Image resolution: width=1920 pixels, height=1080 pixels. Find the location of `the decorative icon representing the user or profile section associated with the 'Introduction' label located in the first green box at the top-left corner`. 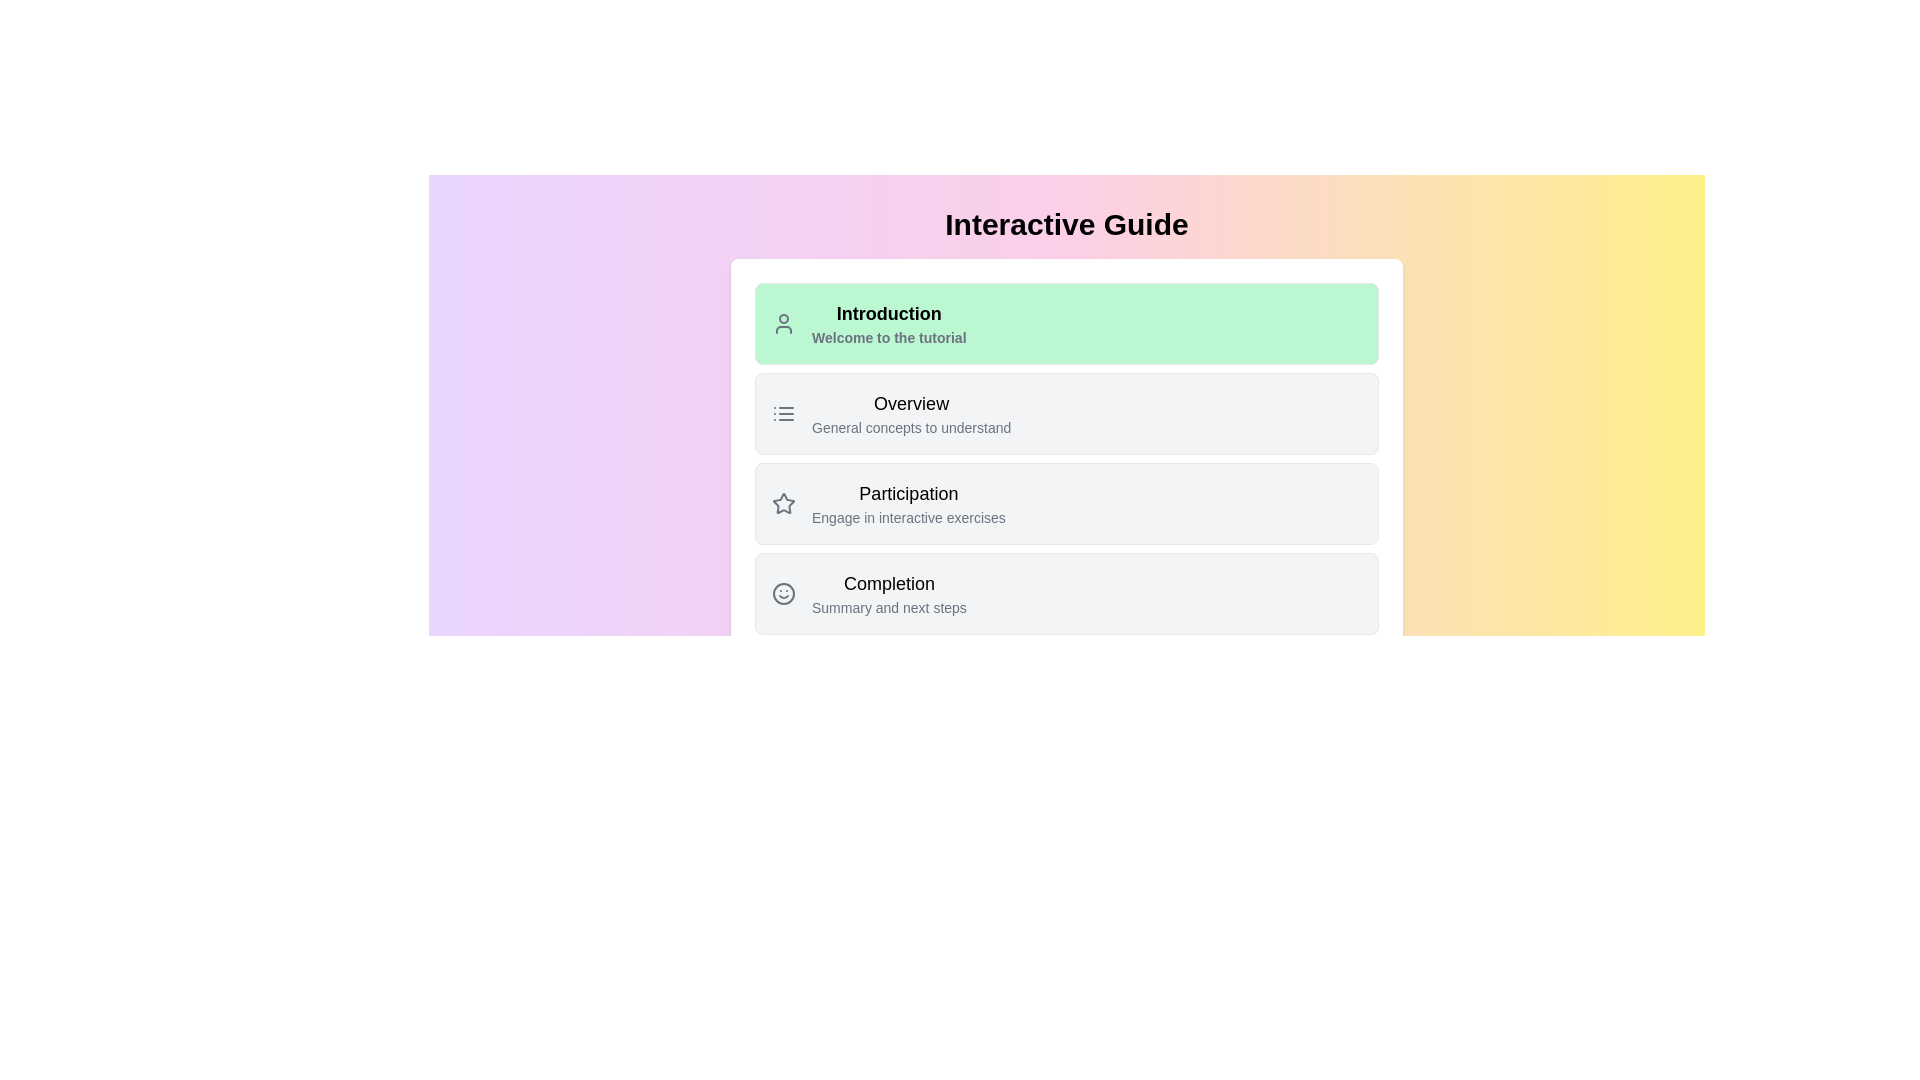

the decorative icon representing the user or profile section associated with the 'Introduction' label located in the first green box at the top-left corner is located at coordinates (782, 323).